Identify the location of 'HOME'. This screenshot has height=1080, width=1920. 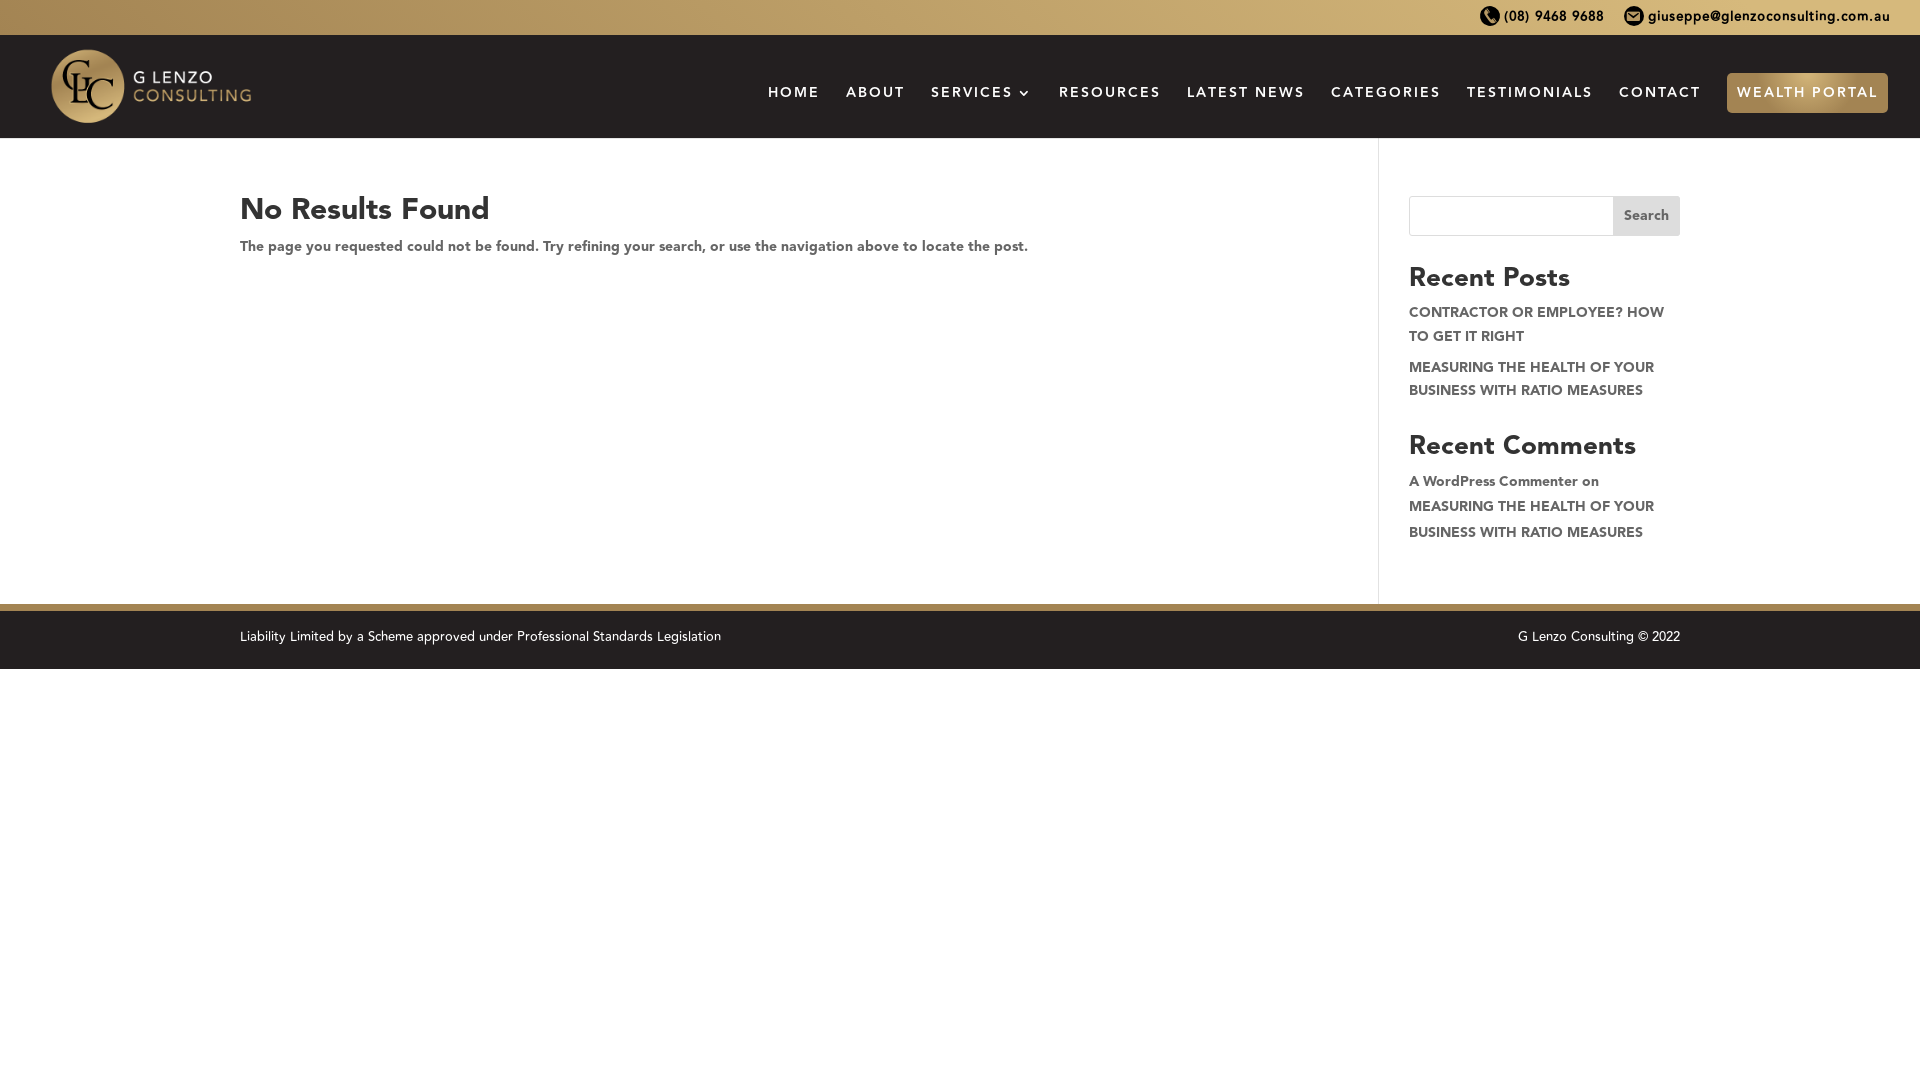
(792, 111).